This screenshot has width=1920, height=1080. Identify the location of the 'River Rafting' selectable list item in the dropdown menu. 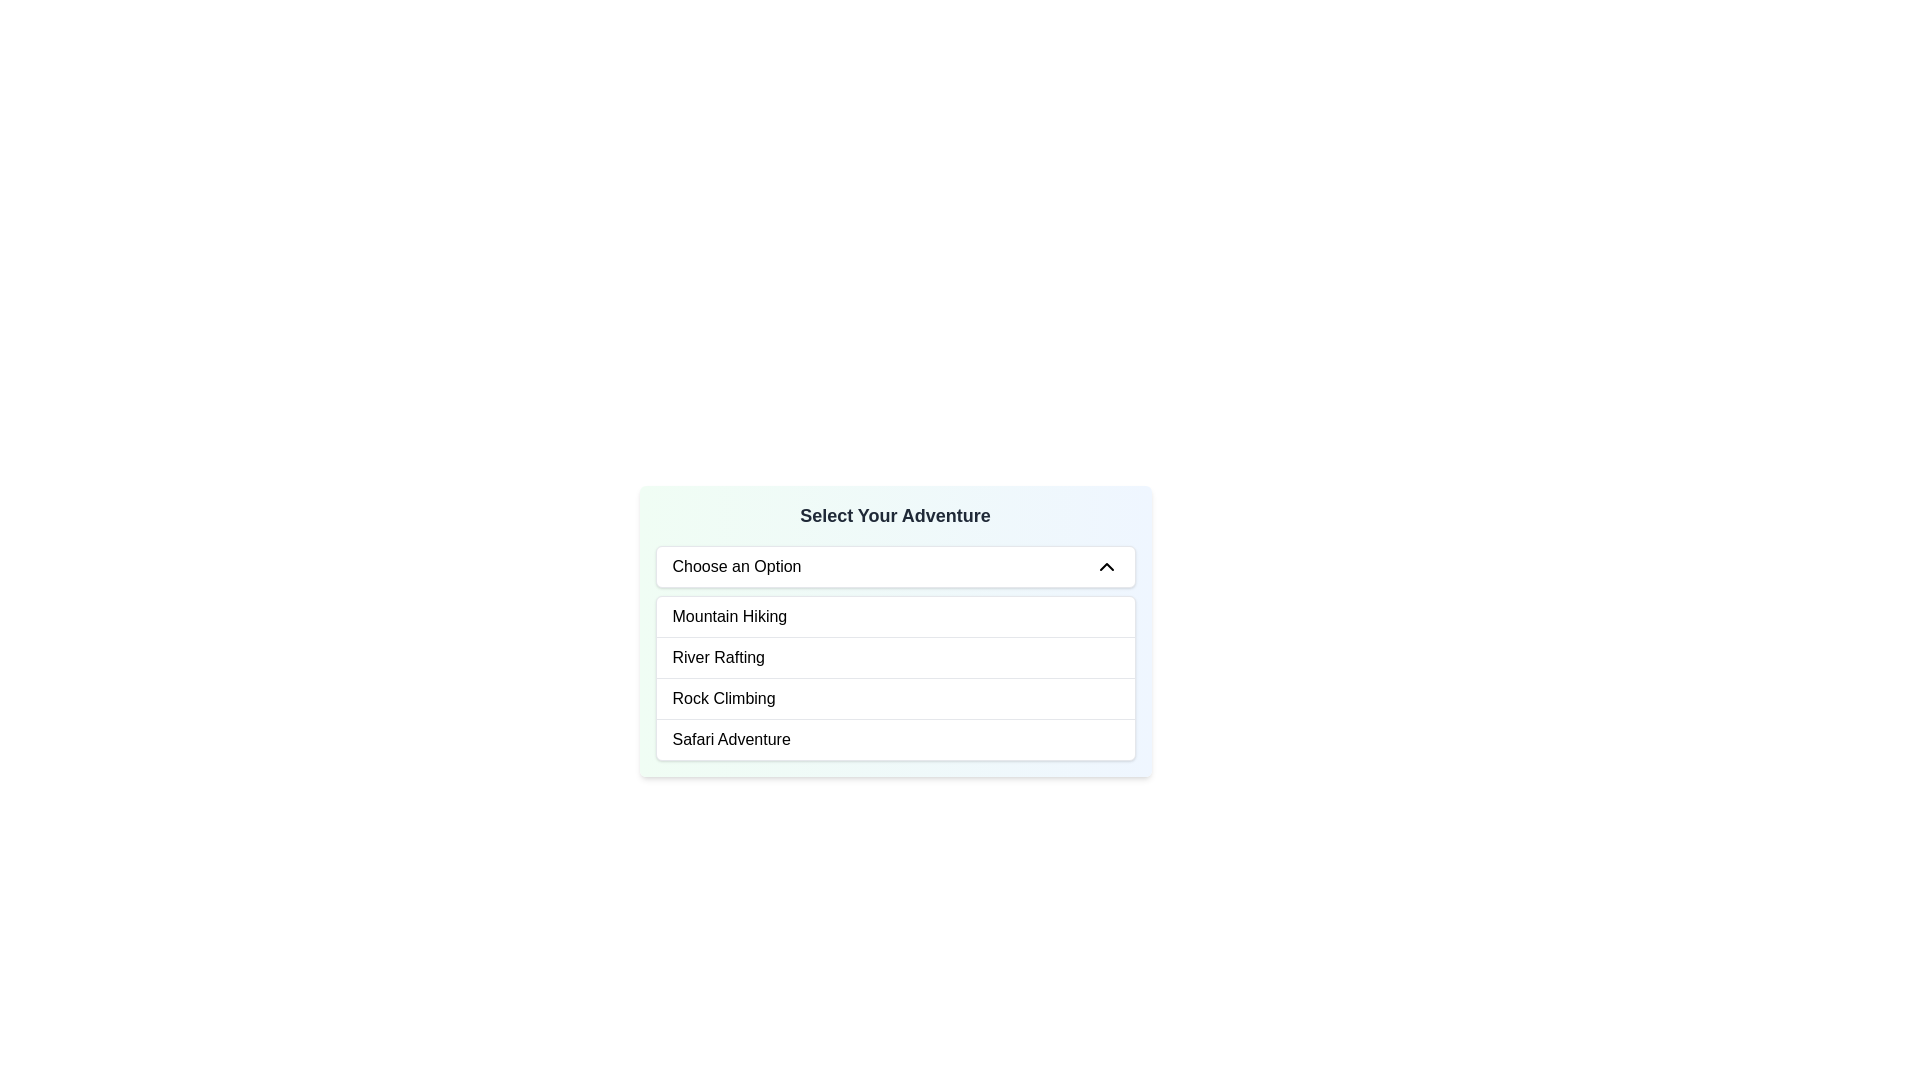
(718, 658).